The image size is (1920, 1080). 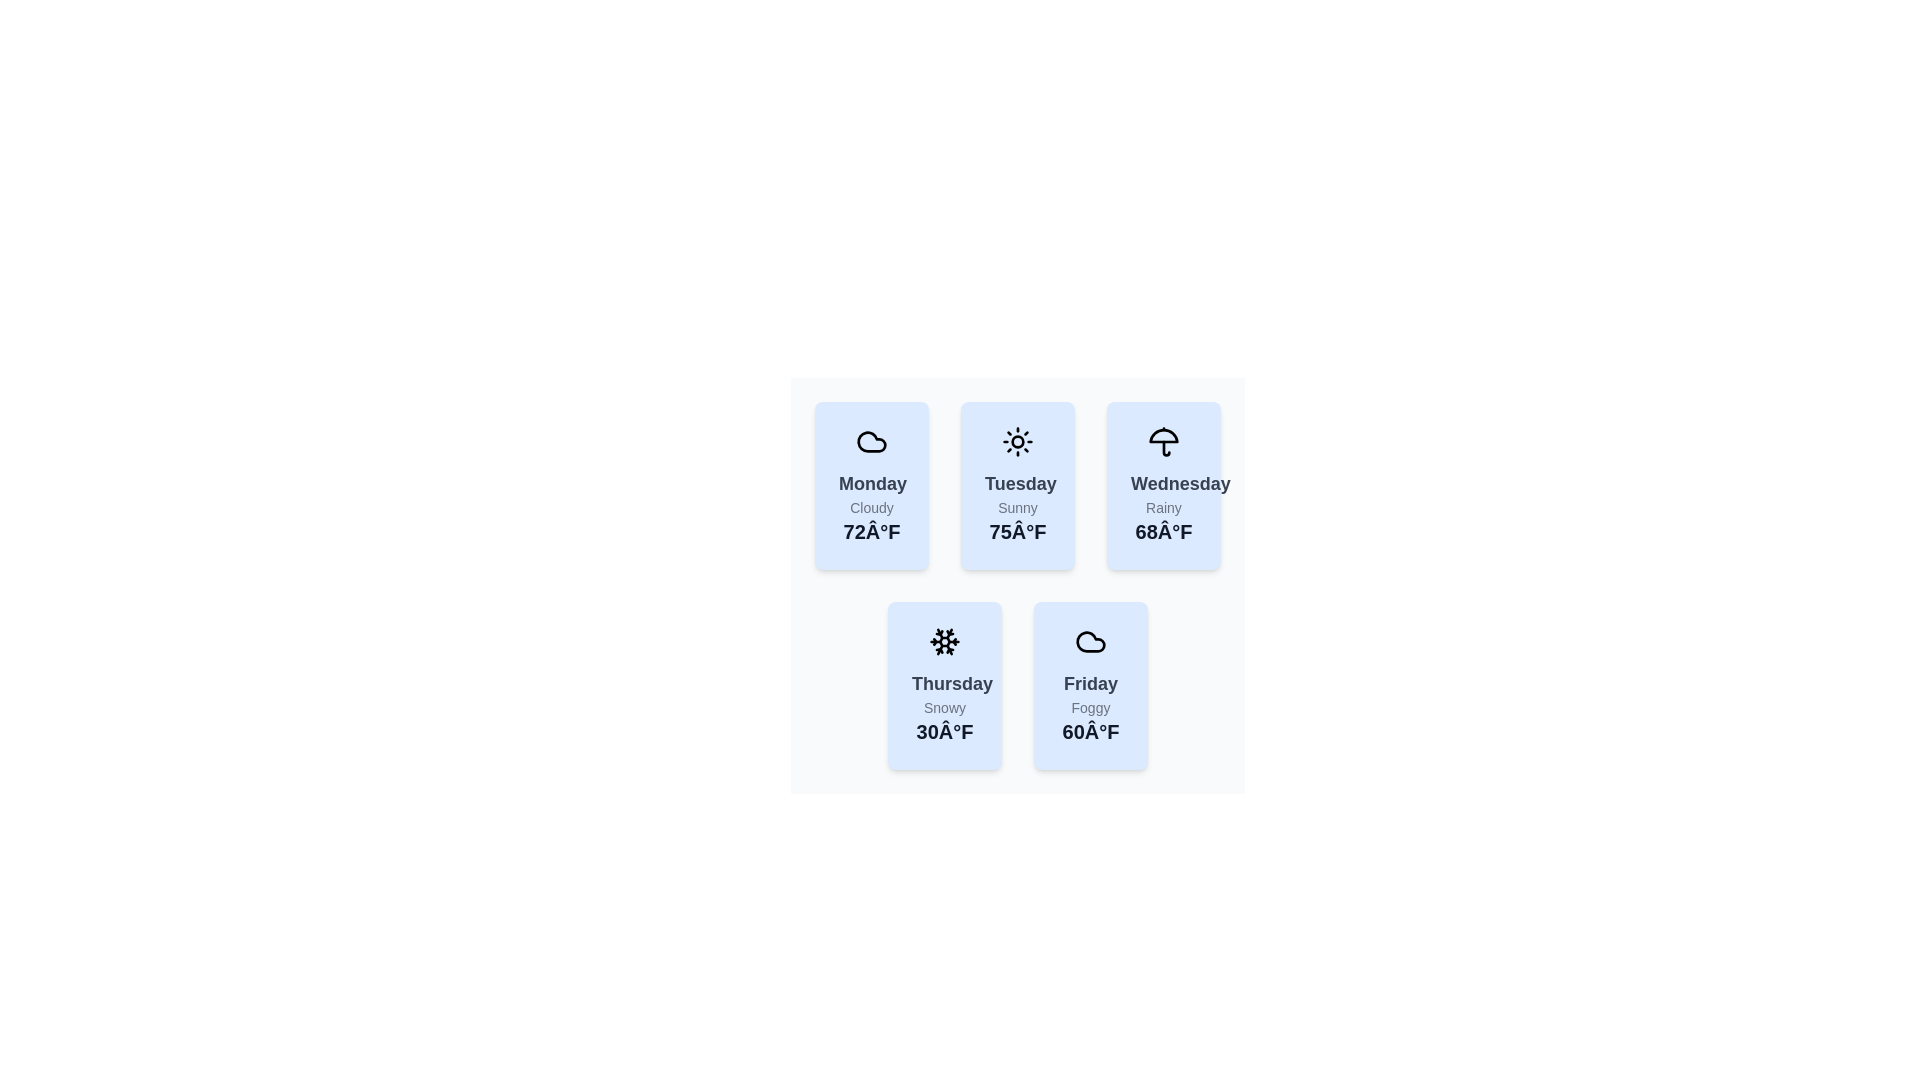 What do you see at coordinates (1163, 507) in the screenshot?
I see `the Text Label that indicates the type of weather associated with the 'Wednesday' forecast, located in the middle column of the top row within the grid layout` at bounding box center [1163, 507].